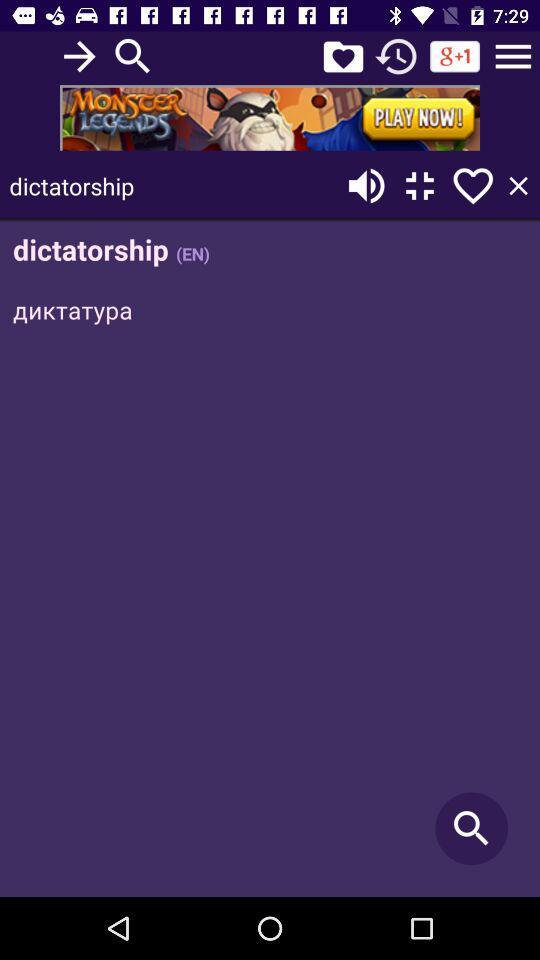 This screenshot has width=540, height=960. I want to click on refresh content, so click(396, 55).